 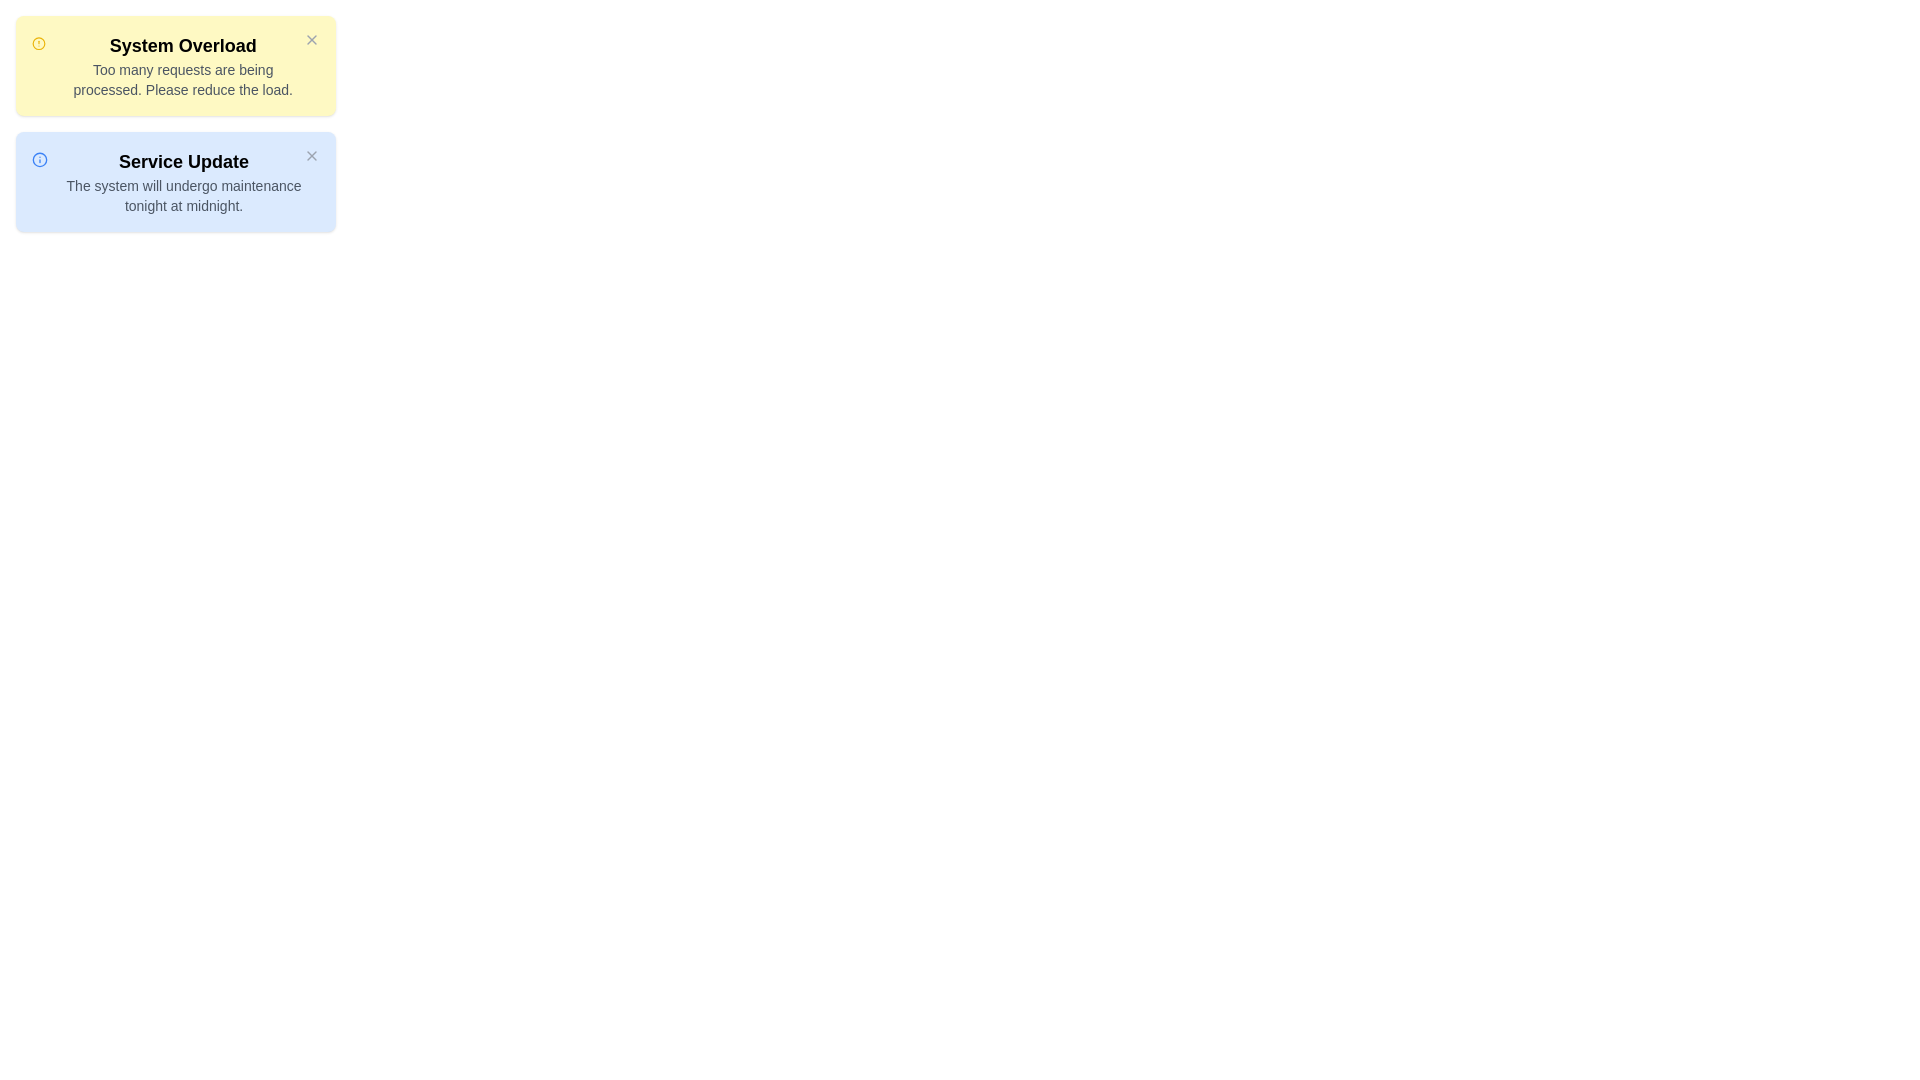 I want to click on displayed text of the 'Service Update' label, which is a bold, large-sized font text located at the top of a blue notification box, so click(x=184, y=161).